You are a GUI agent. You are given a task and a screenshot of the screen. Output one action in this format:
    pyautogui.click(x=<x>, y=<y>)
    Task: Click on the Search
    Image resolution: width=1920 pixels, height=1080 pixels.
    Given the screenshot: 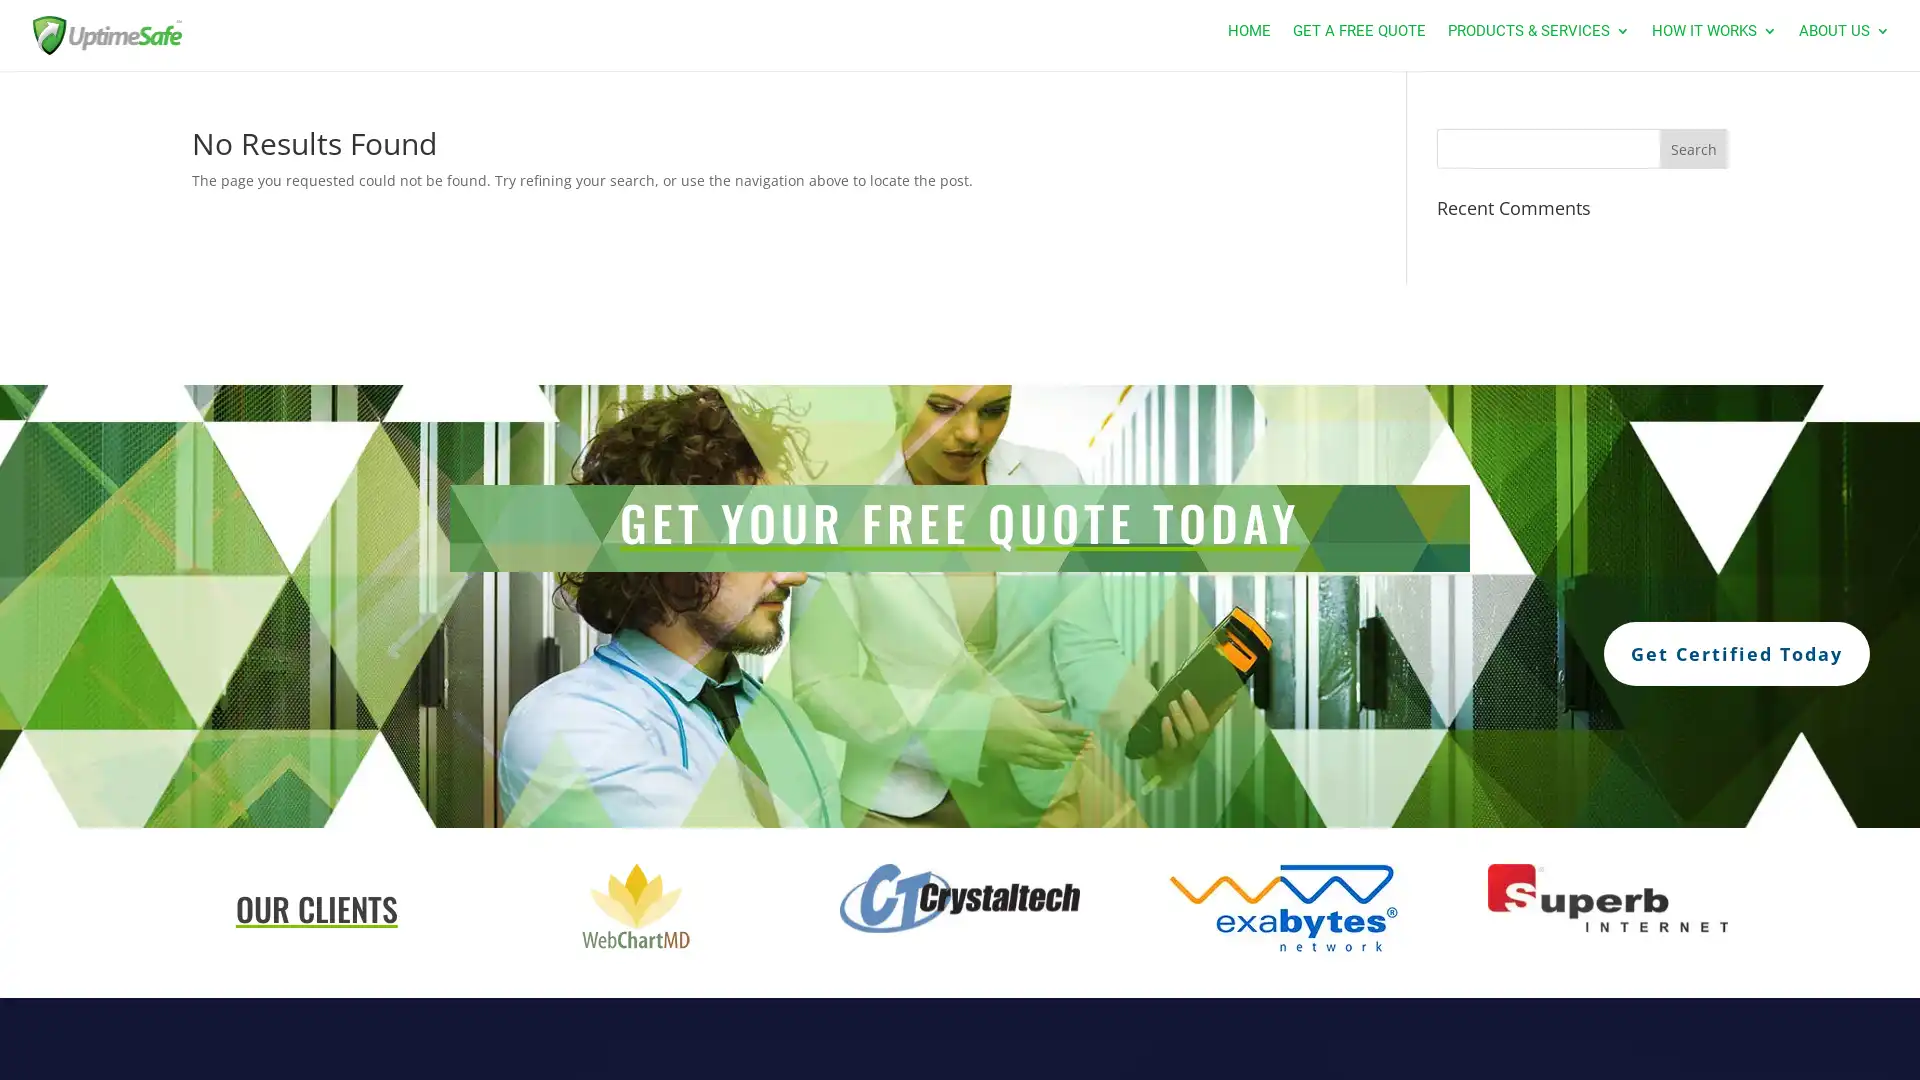 What is the action you would take?
    pyautogui.click(x=1692, y=148)
    